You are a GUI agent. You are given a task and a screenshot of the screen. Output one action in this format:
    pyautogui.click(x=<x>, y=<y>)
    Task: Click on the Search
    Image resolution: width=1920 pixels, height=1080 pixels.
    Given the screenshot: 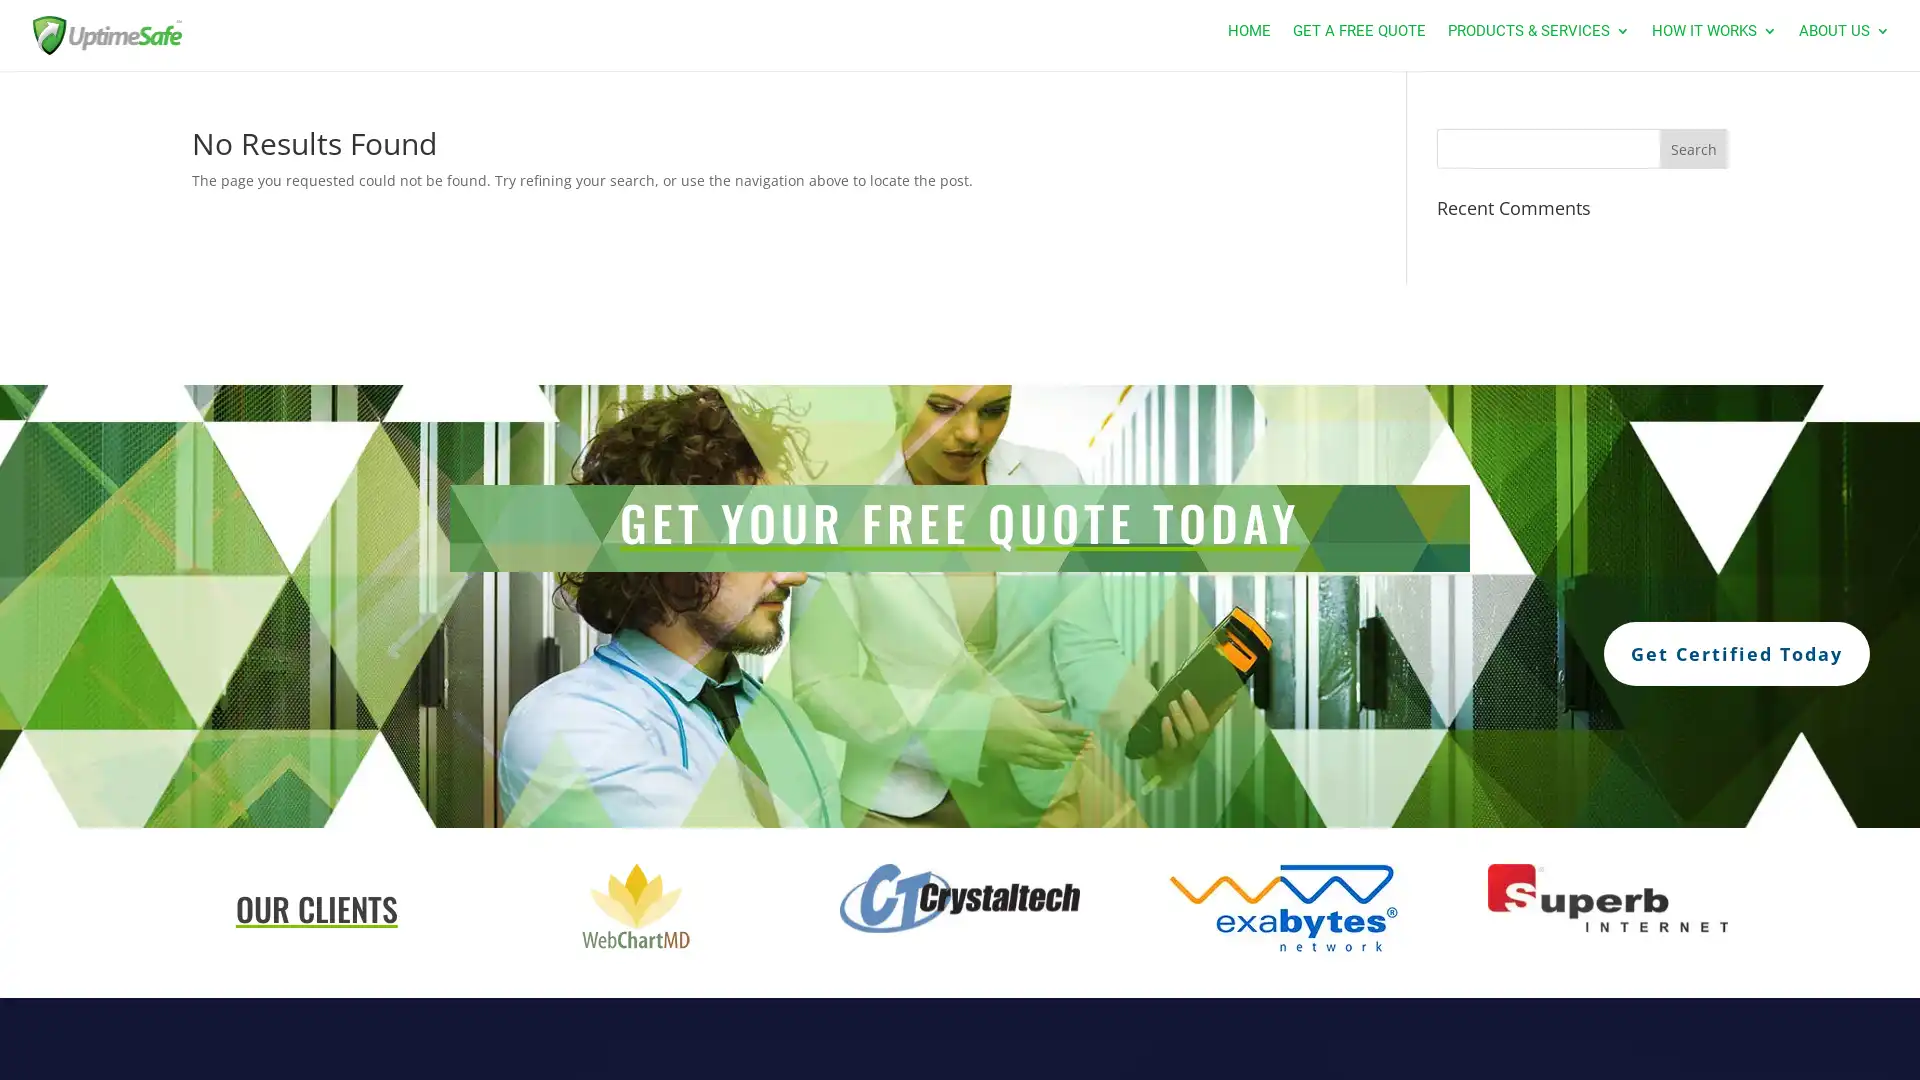 What is the action you would take?
    pyautogui.click(x=1692, y=148)
    